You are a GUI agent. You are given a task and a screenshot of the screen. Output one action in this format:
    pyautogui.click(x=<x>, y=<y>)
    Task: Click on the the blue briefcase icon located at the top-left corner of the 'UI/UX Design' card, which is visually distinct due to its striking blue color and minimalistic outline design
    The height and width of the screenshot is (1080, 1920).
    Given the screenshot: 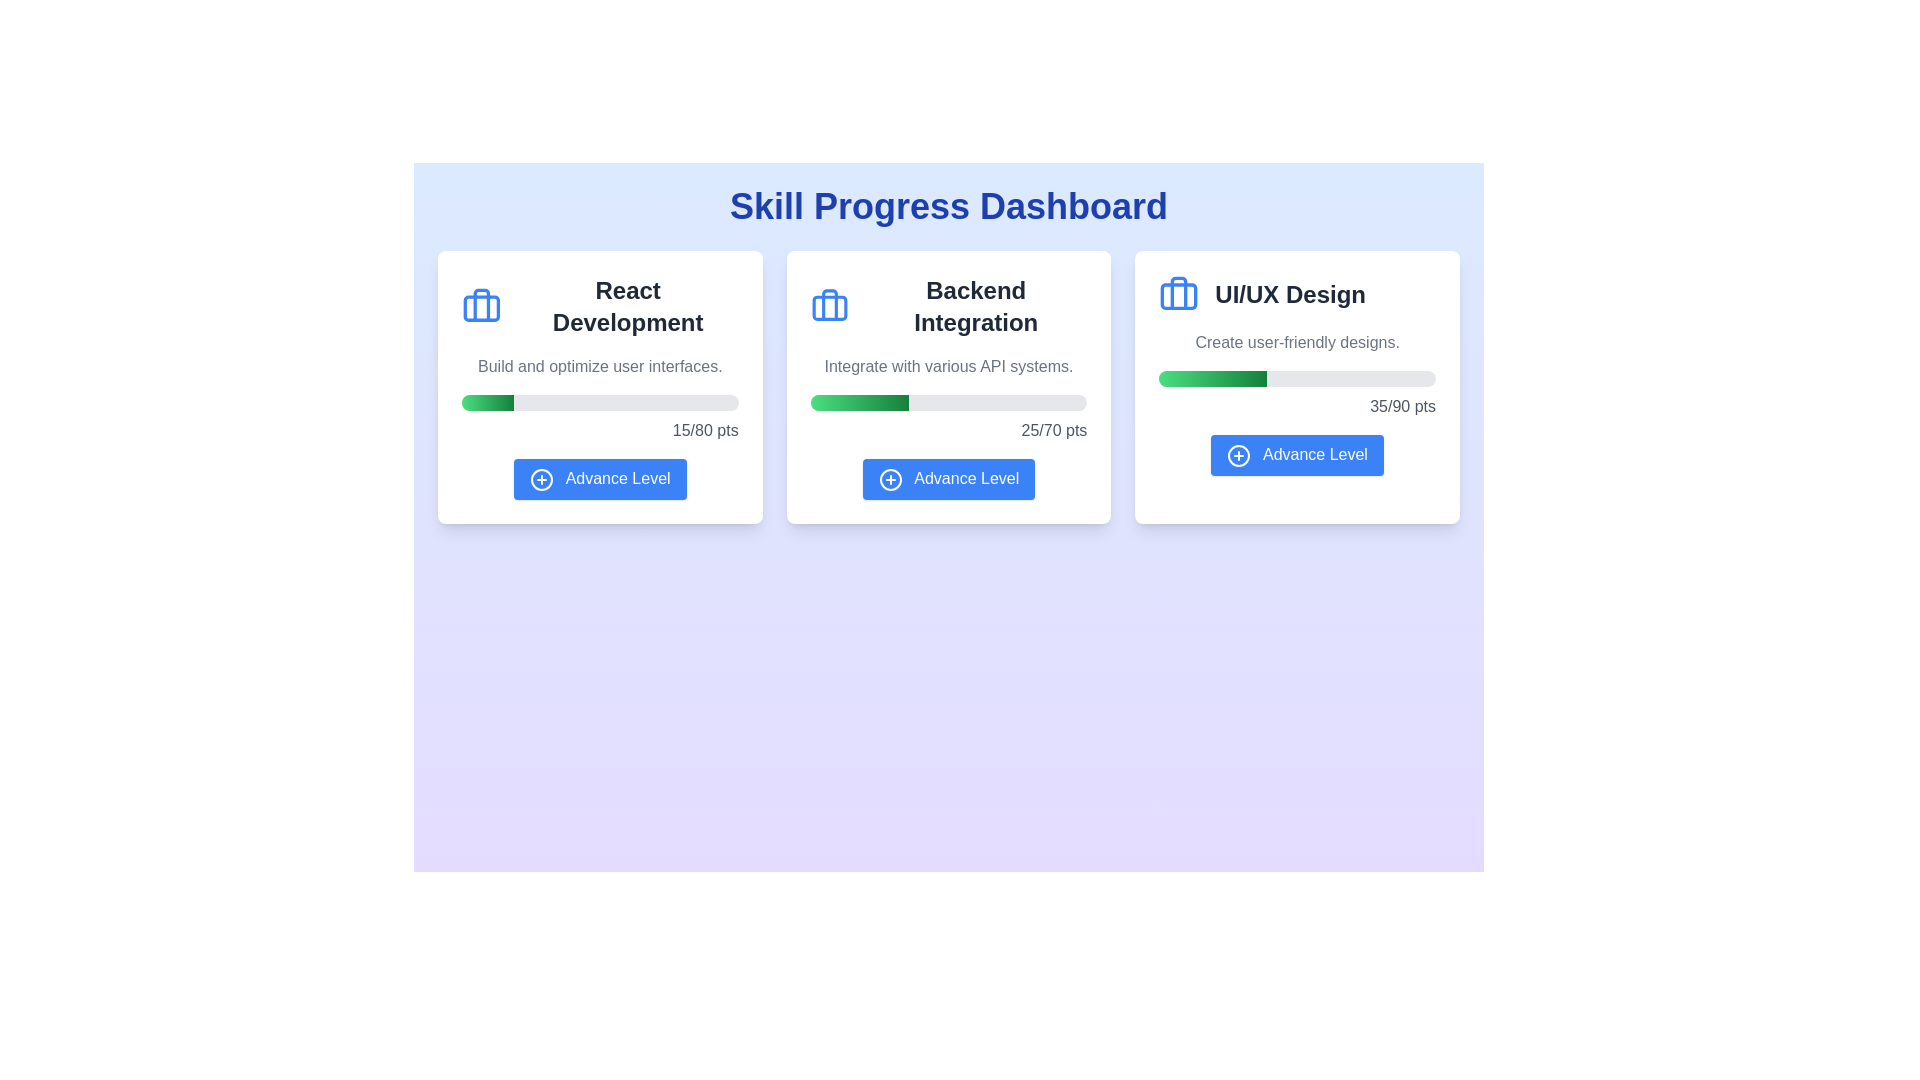 What is the action you would take?
    pyautogui.click(x=1179, y=294)
    